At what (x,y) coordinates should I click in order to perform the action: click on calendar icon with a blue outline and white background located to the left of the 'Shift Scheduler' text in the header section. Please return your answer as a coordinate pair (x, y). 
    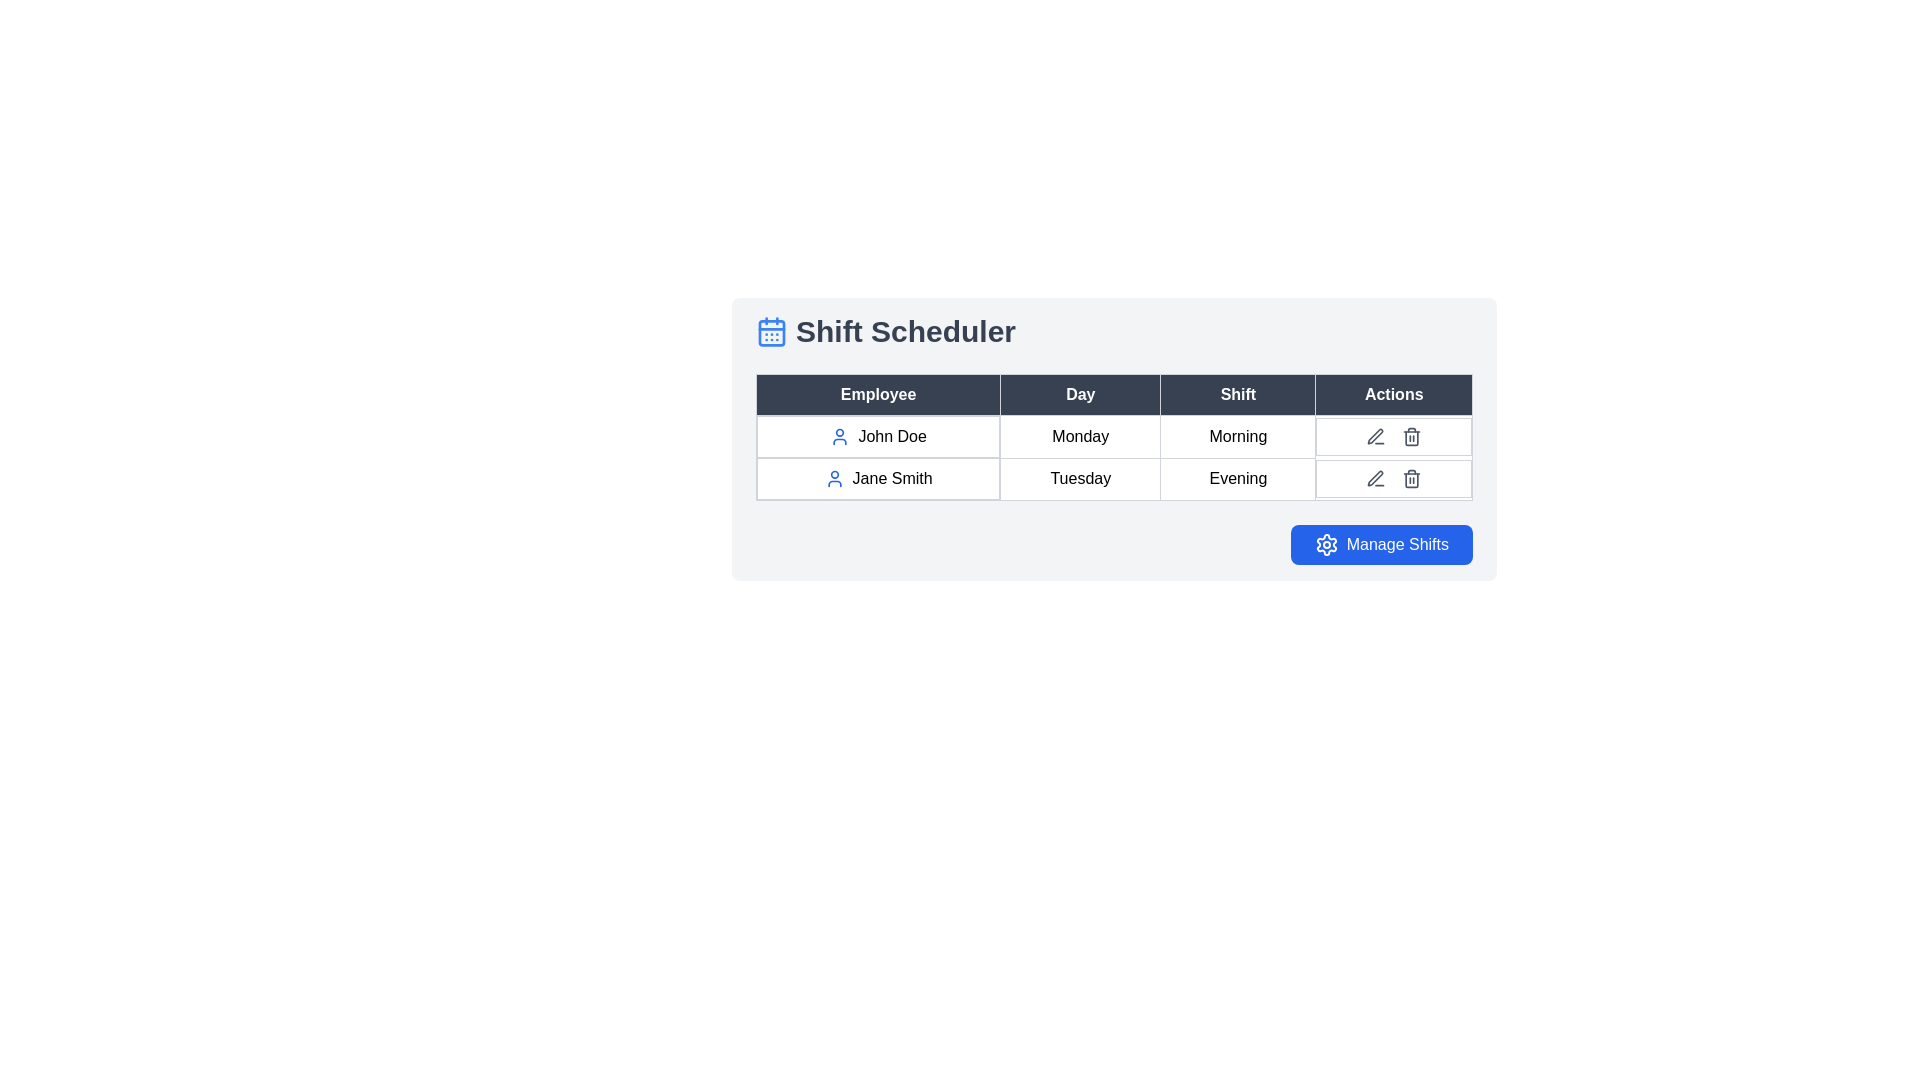
    Looking at the image, I should click on (771, 330).